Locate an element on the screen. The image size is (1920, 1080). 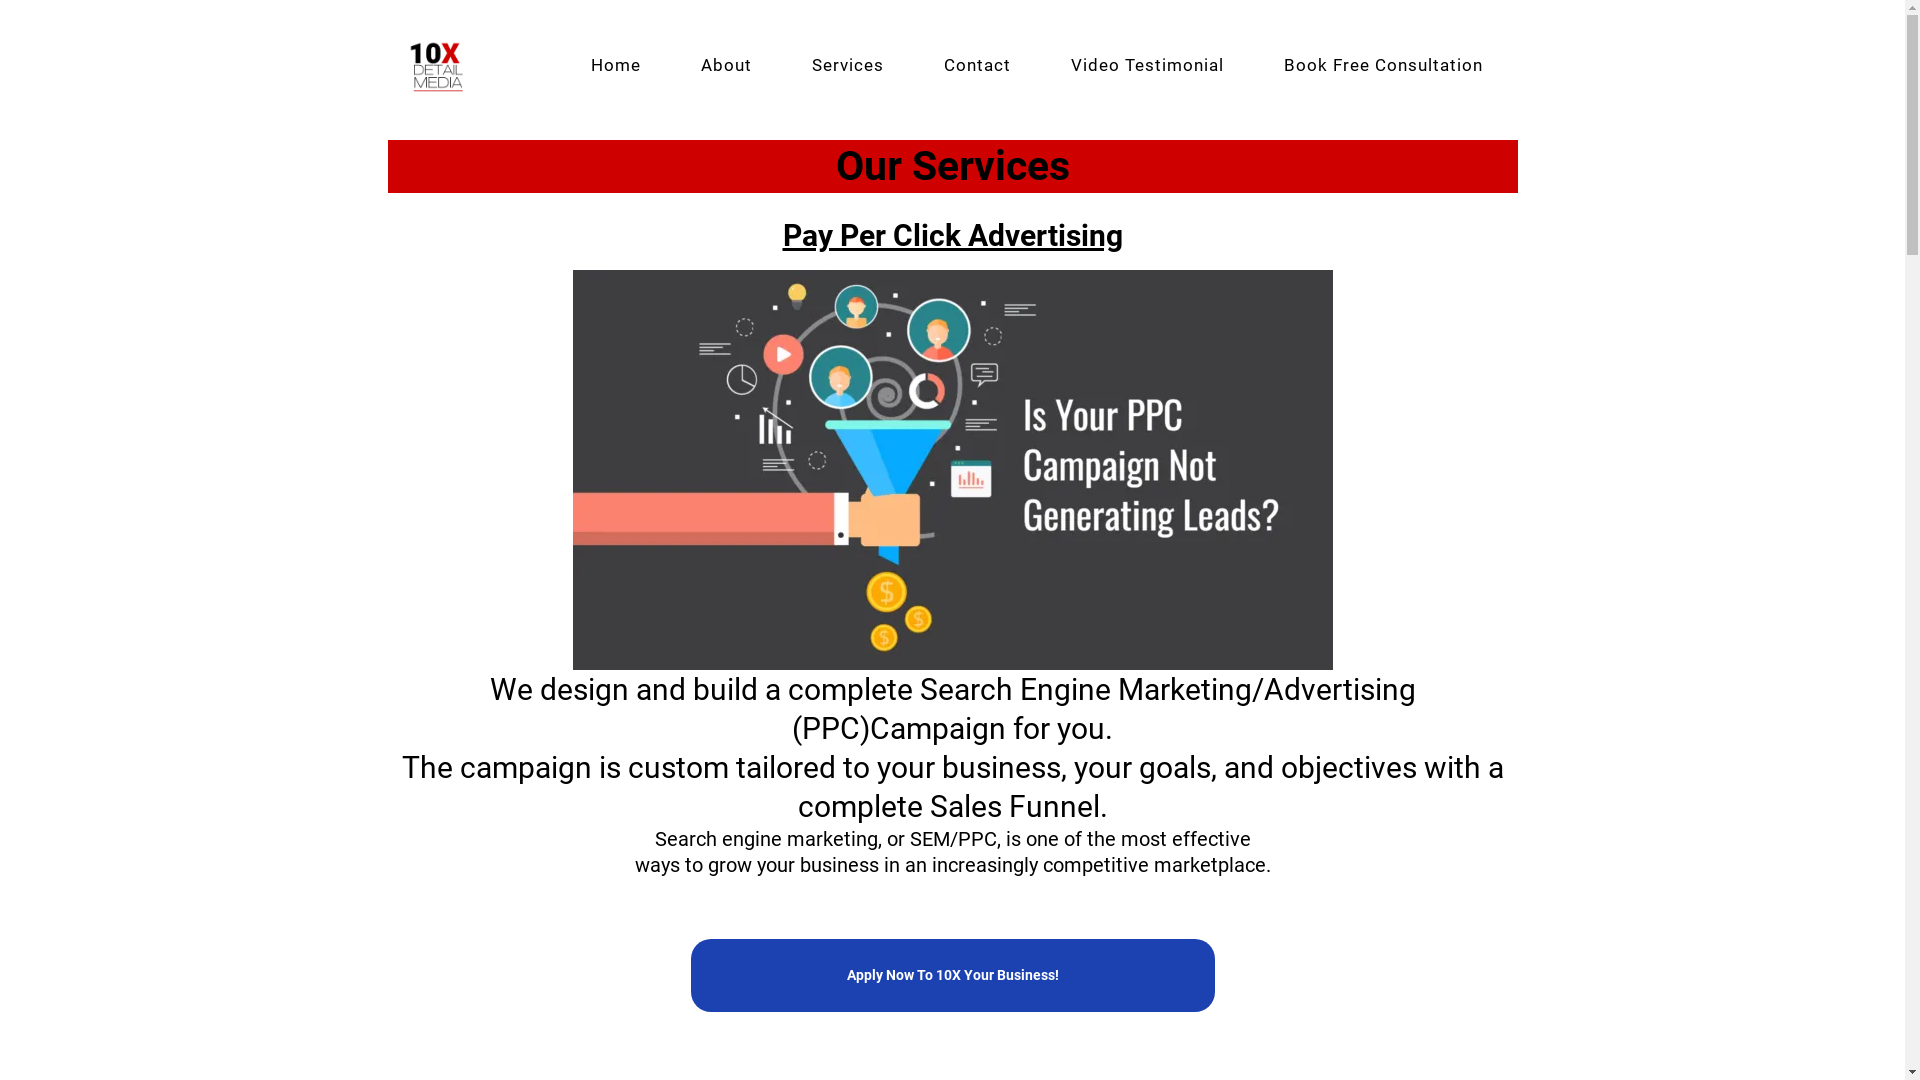
'Book Free Consultation' is located at coordinates (1382, 64).